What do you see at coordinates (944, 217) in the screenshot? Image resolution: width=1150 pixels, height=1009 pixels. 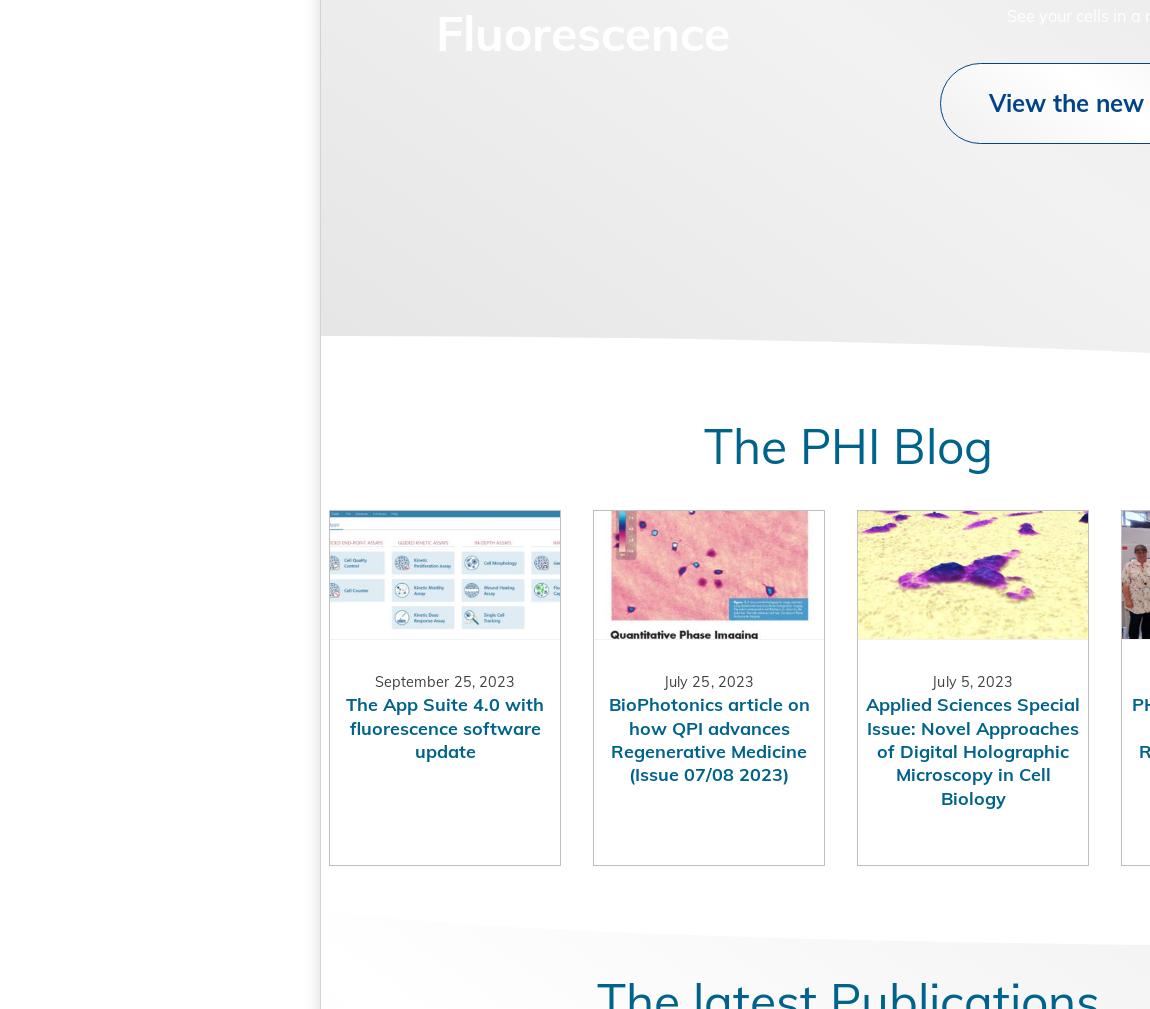 I see `'View the new product'` at bounding box center [944, 217].